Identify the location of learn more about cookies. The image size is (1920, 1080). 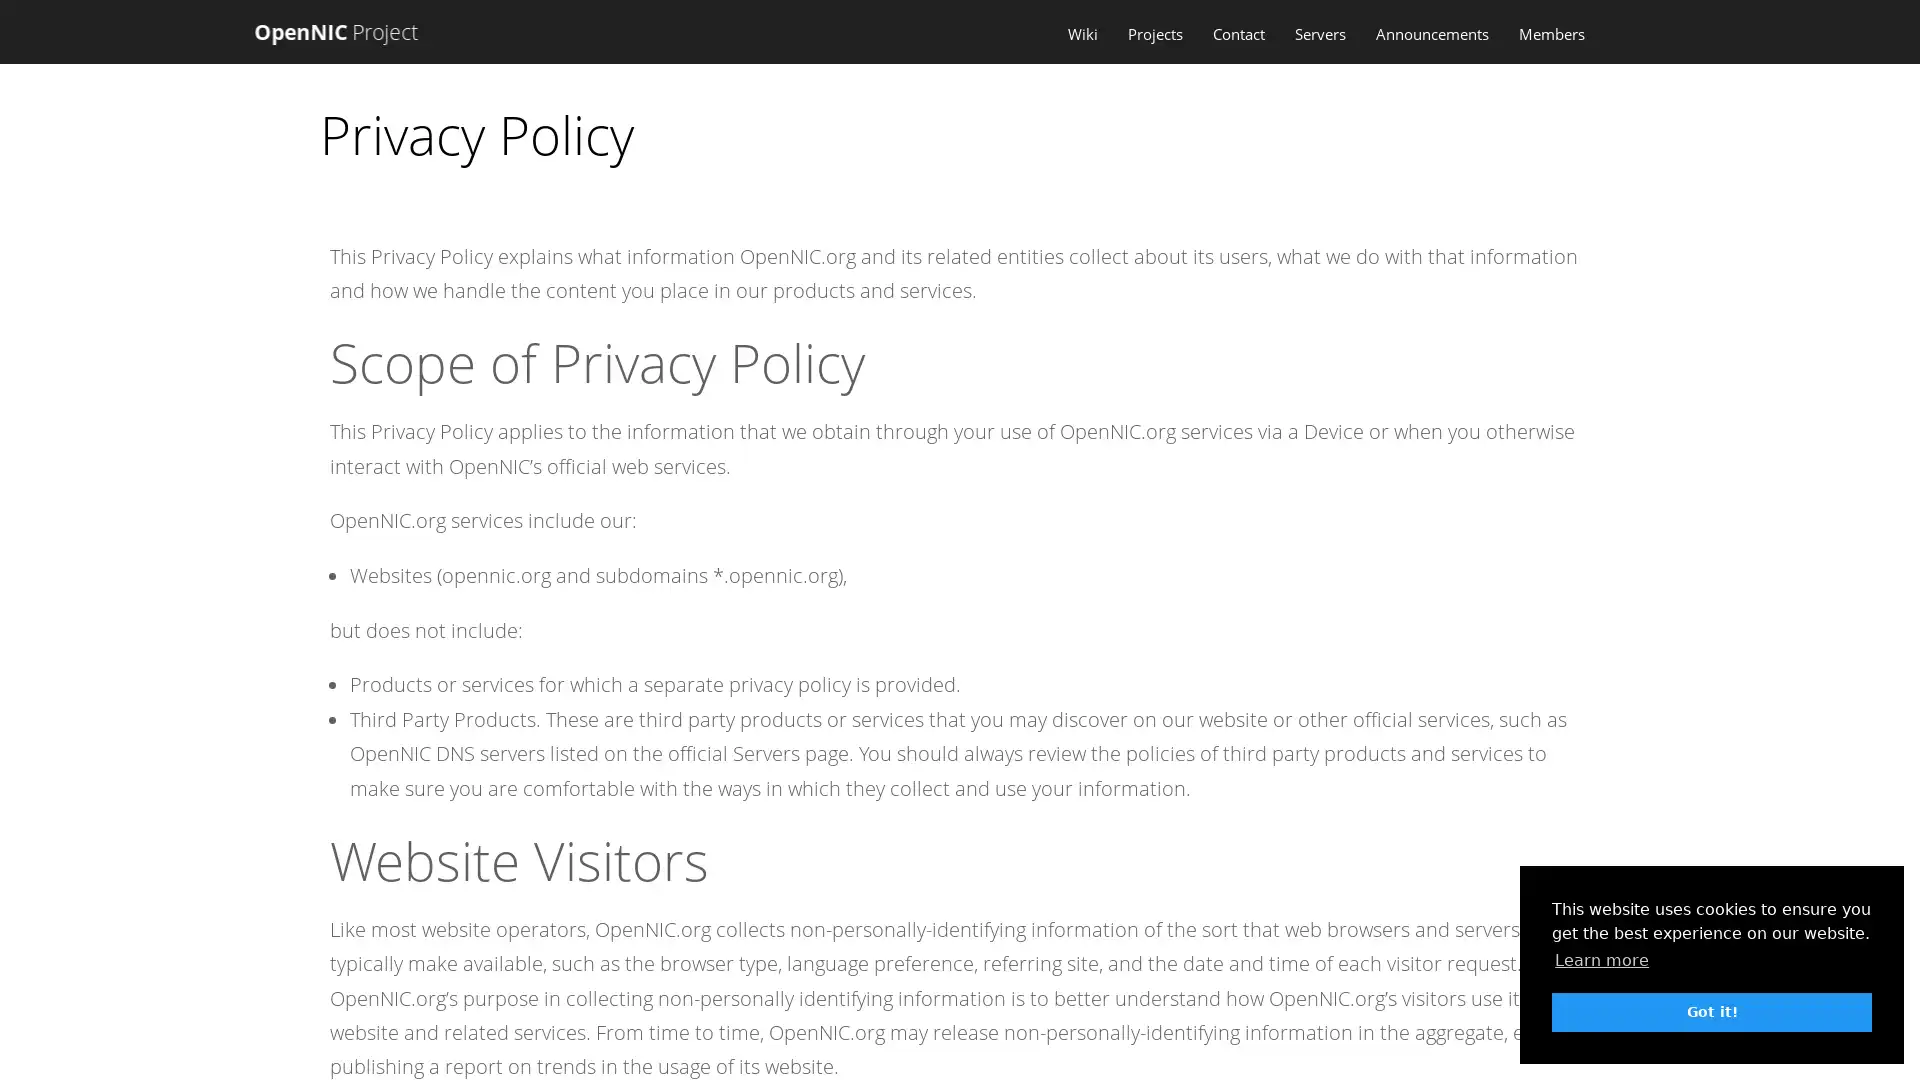
(1602, 959).